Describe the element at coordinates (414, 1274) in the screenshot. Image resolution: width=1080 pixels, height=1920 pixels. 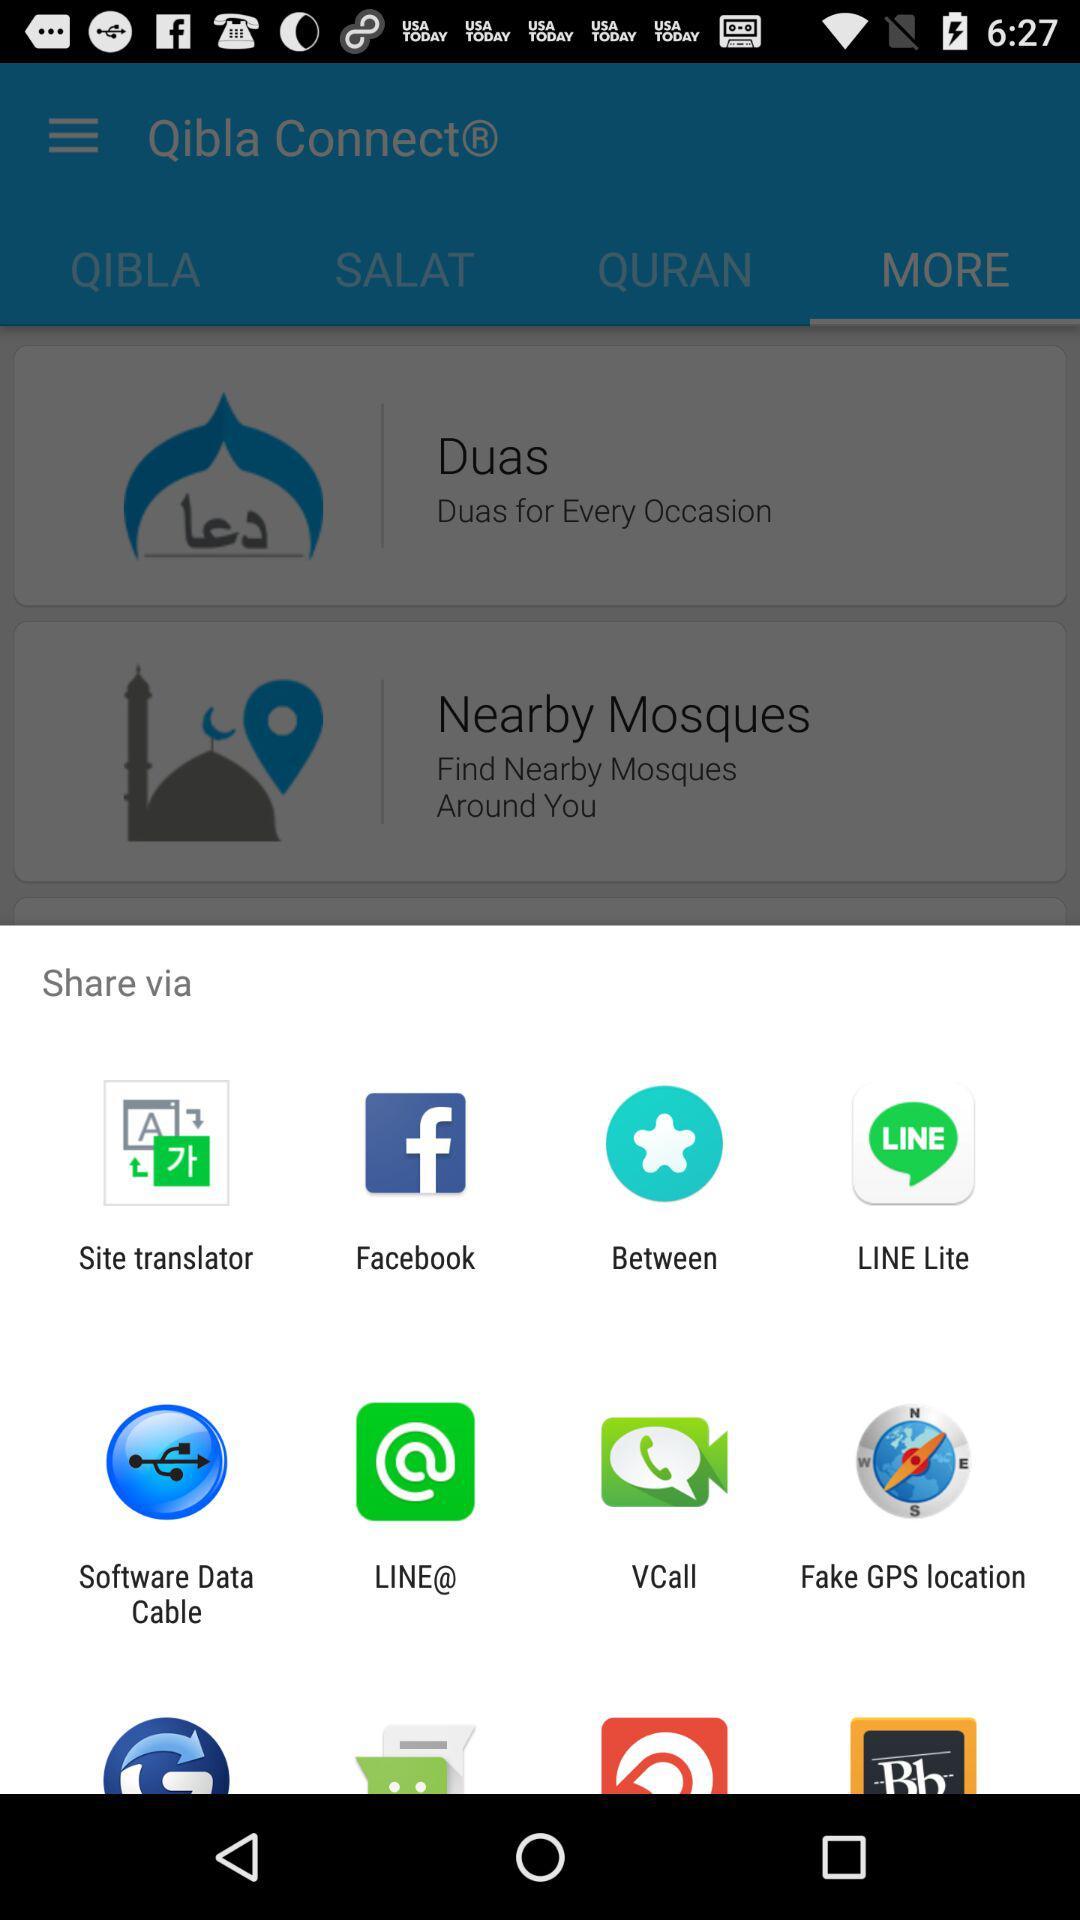
I see `item to the left of between` at that location.